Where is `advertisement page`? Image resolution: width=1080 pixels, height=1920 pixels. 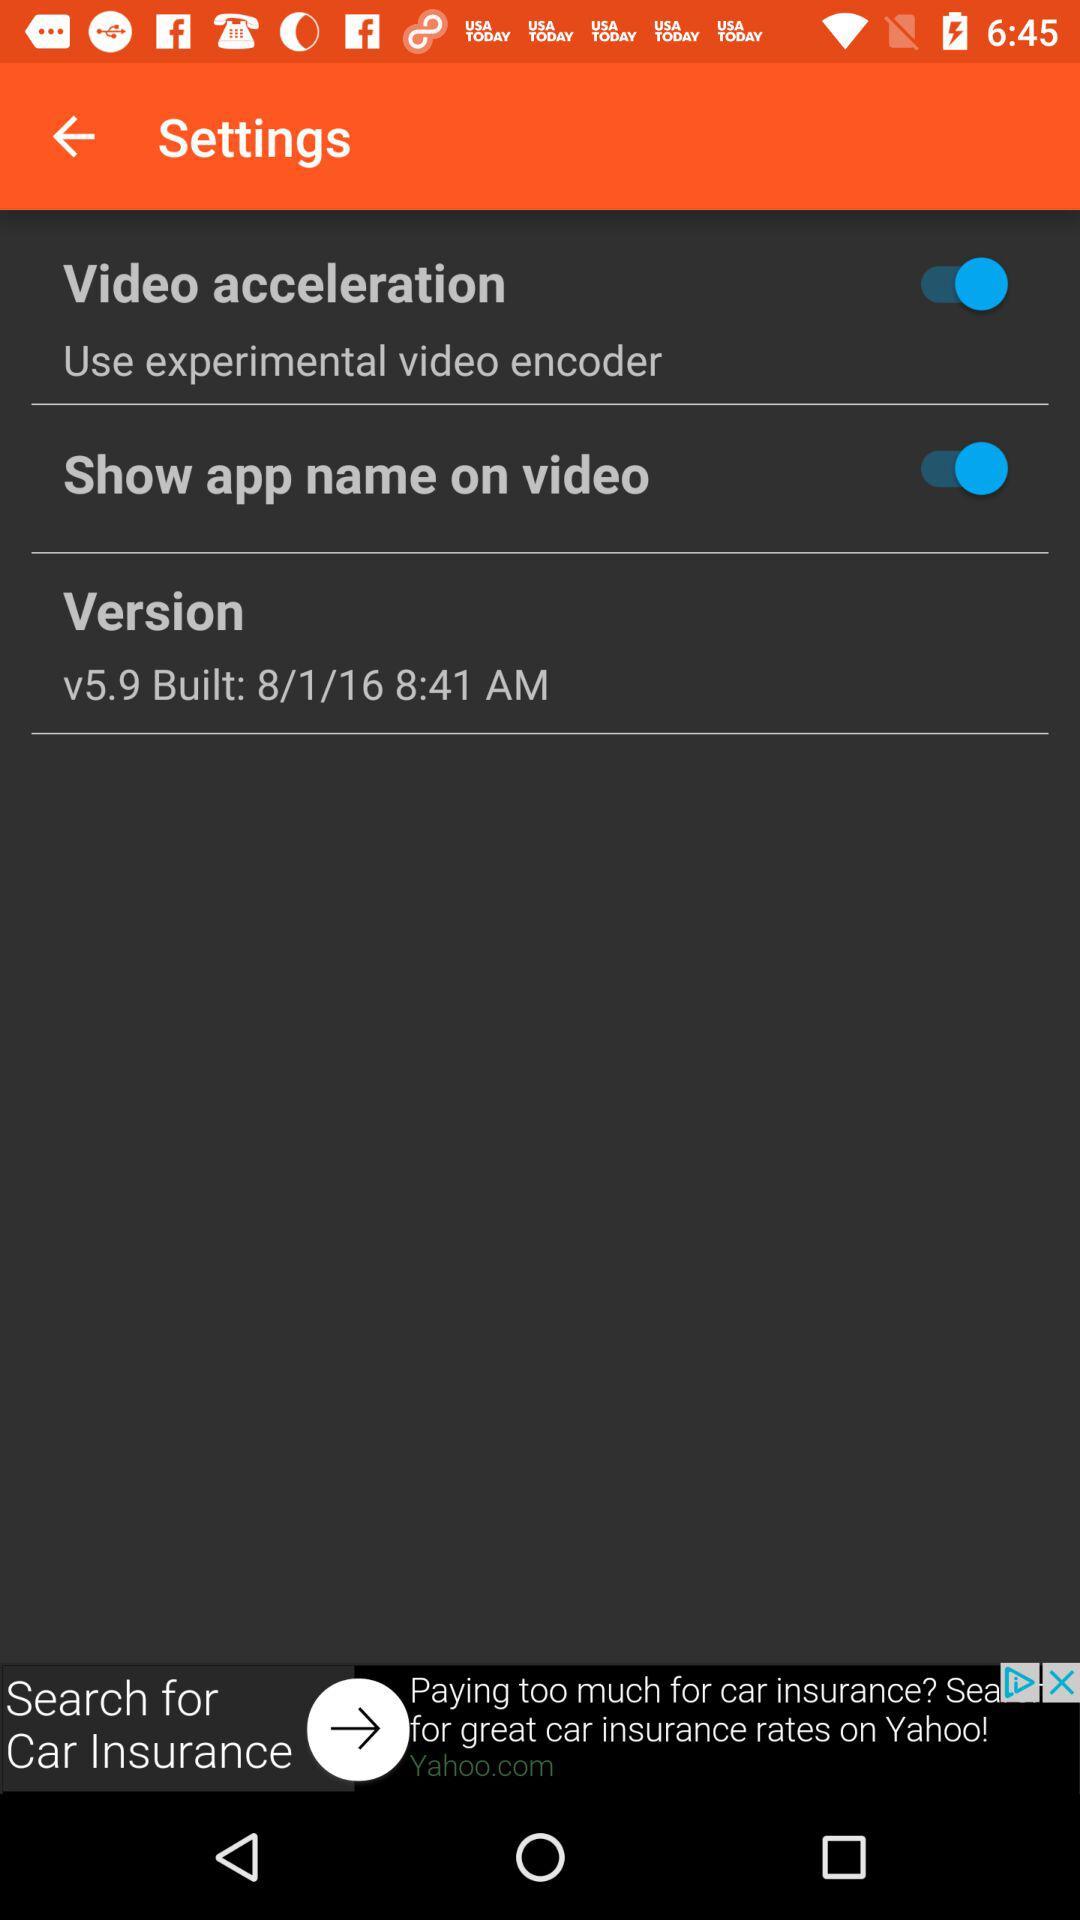 advertisement page is located at coordinates (540, 1727).